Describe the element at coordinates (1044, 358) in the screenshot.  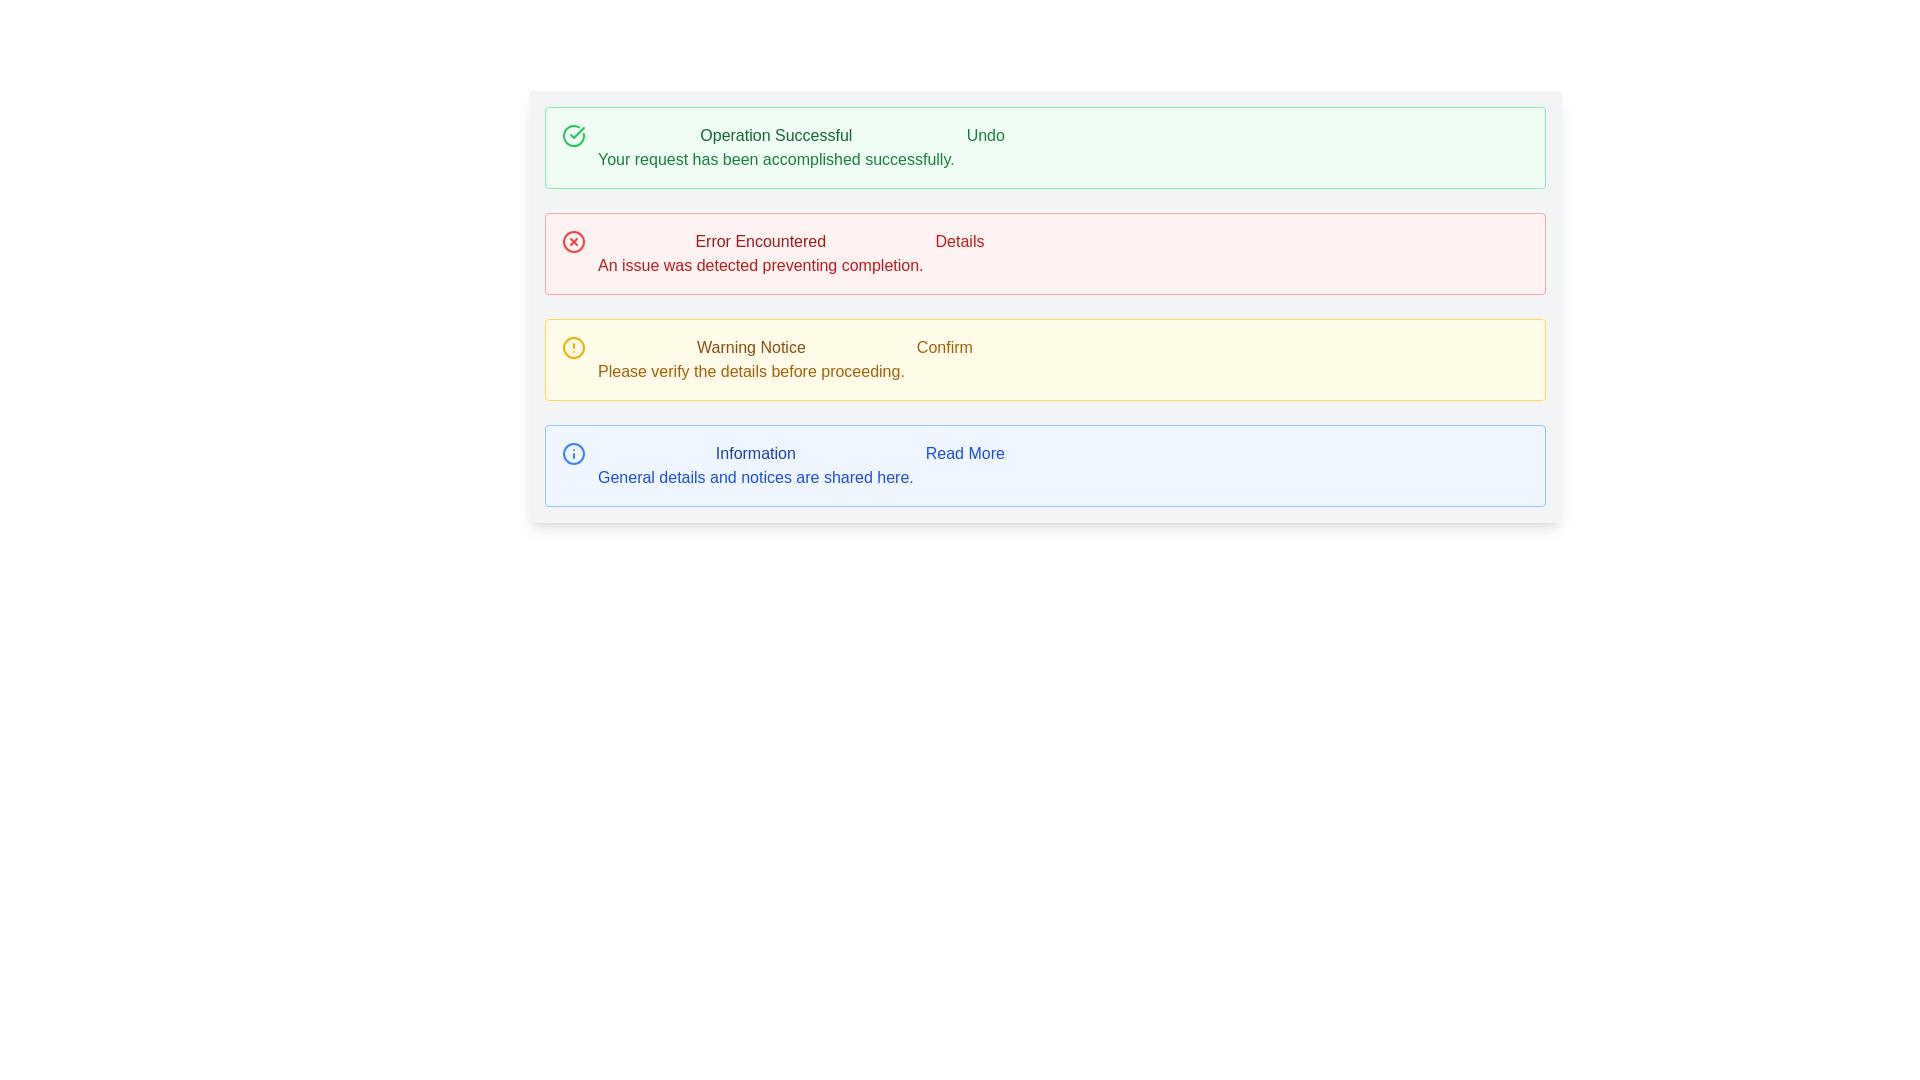
I see `the 'Confirm' button of the third Notification Box, which warns users to verify details before proceeding` at that location.